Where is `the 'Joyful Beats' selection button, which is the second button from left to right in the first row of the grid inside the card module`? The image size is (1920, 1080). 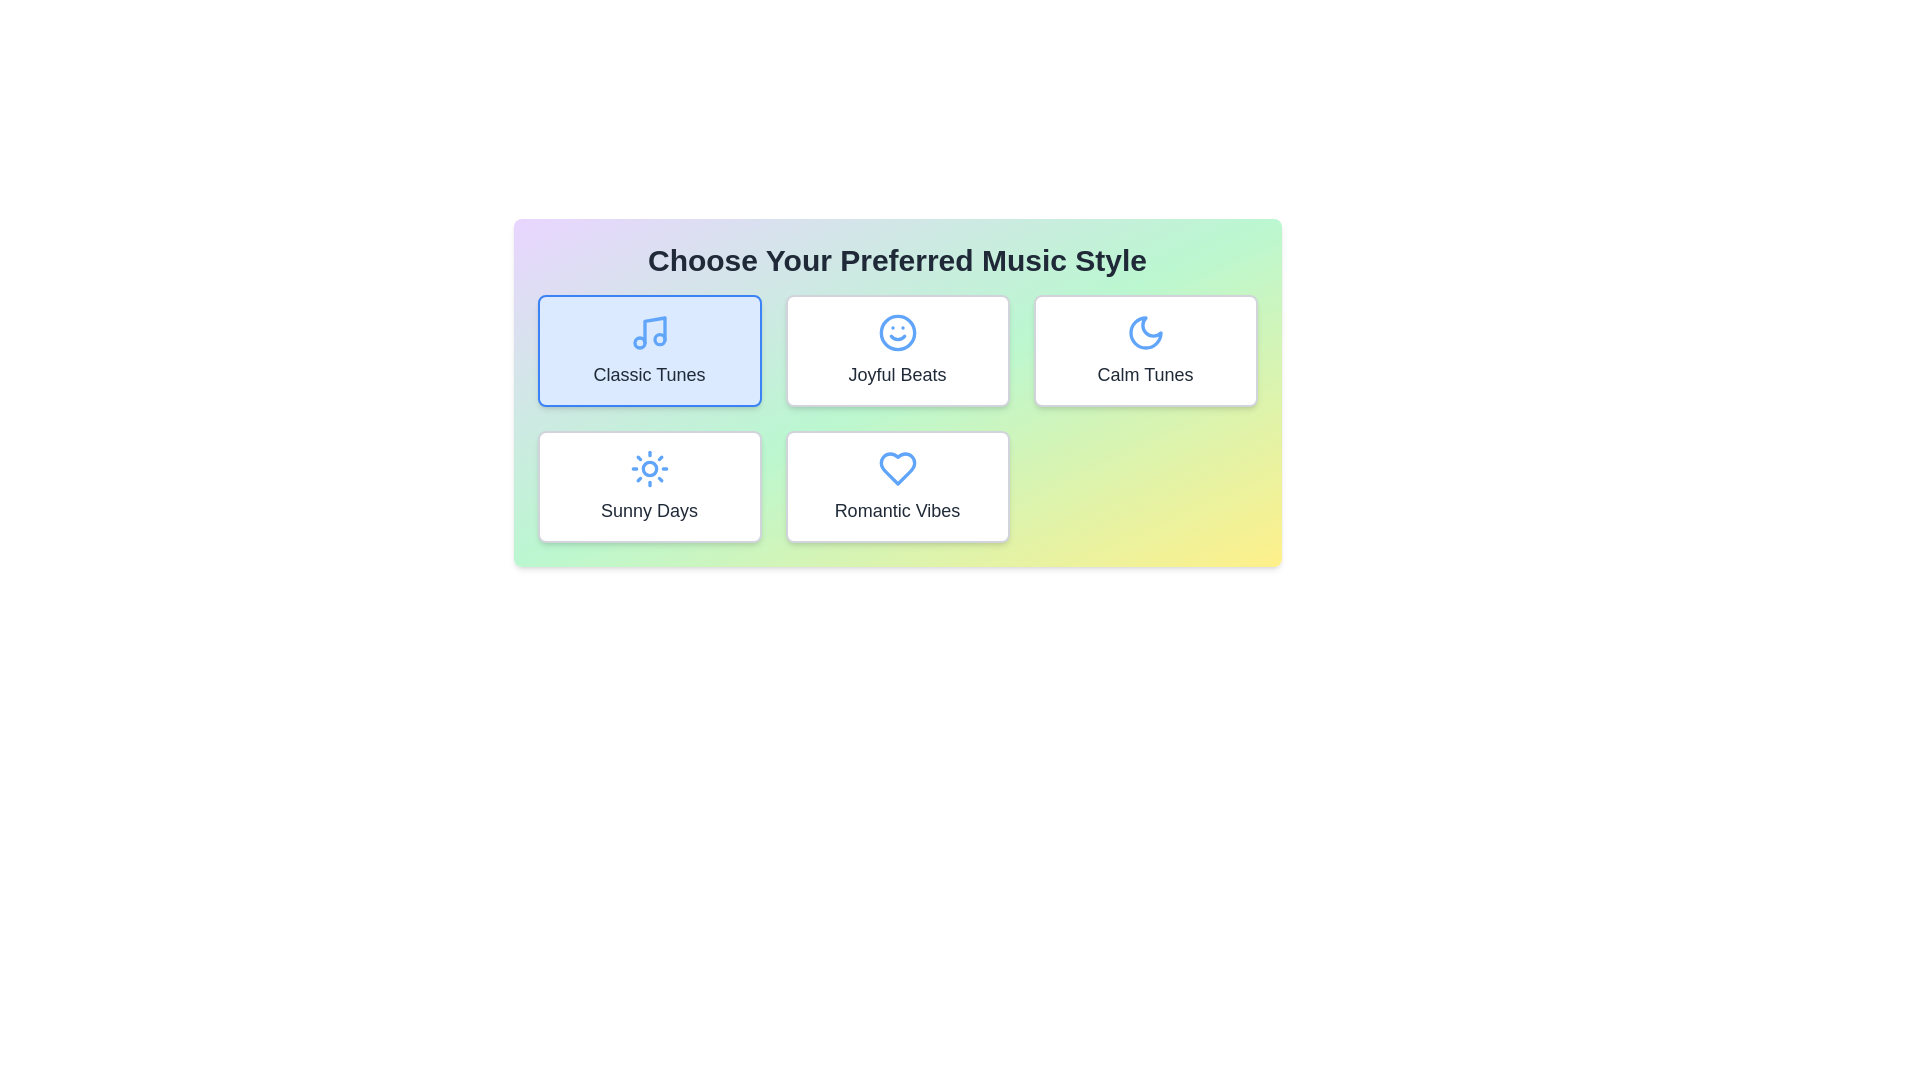
the 'Joyful Beats' selection button, which is the second button from left to right in the first row of the grid inside the card module is located at coordinates (896, 393).